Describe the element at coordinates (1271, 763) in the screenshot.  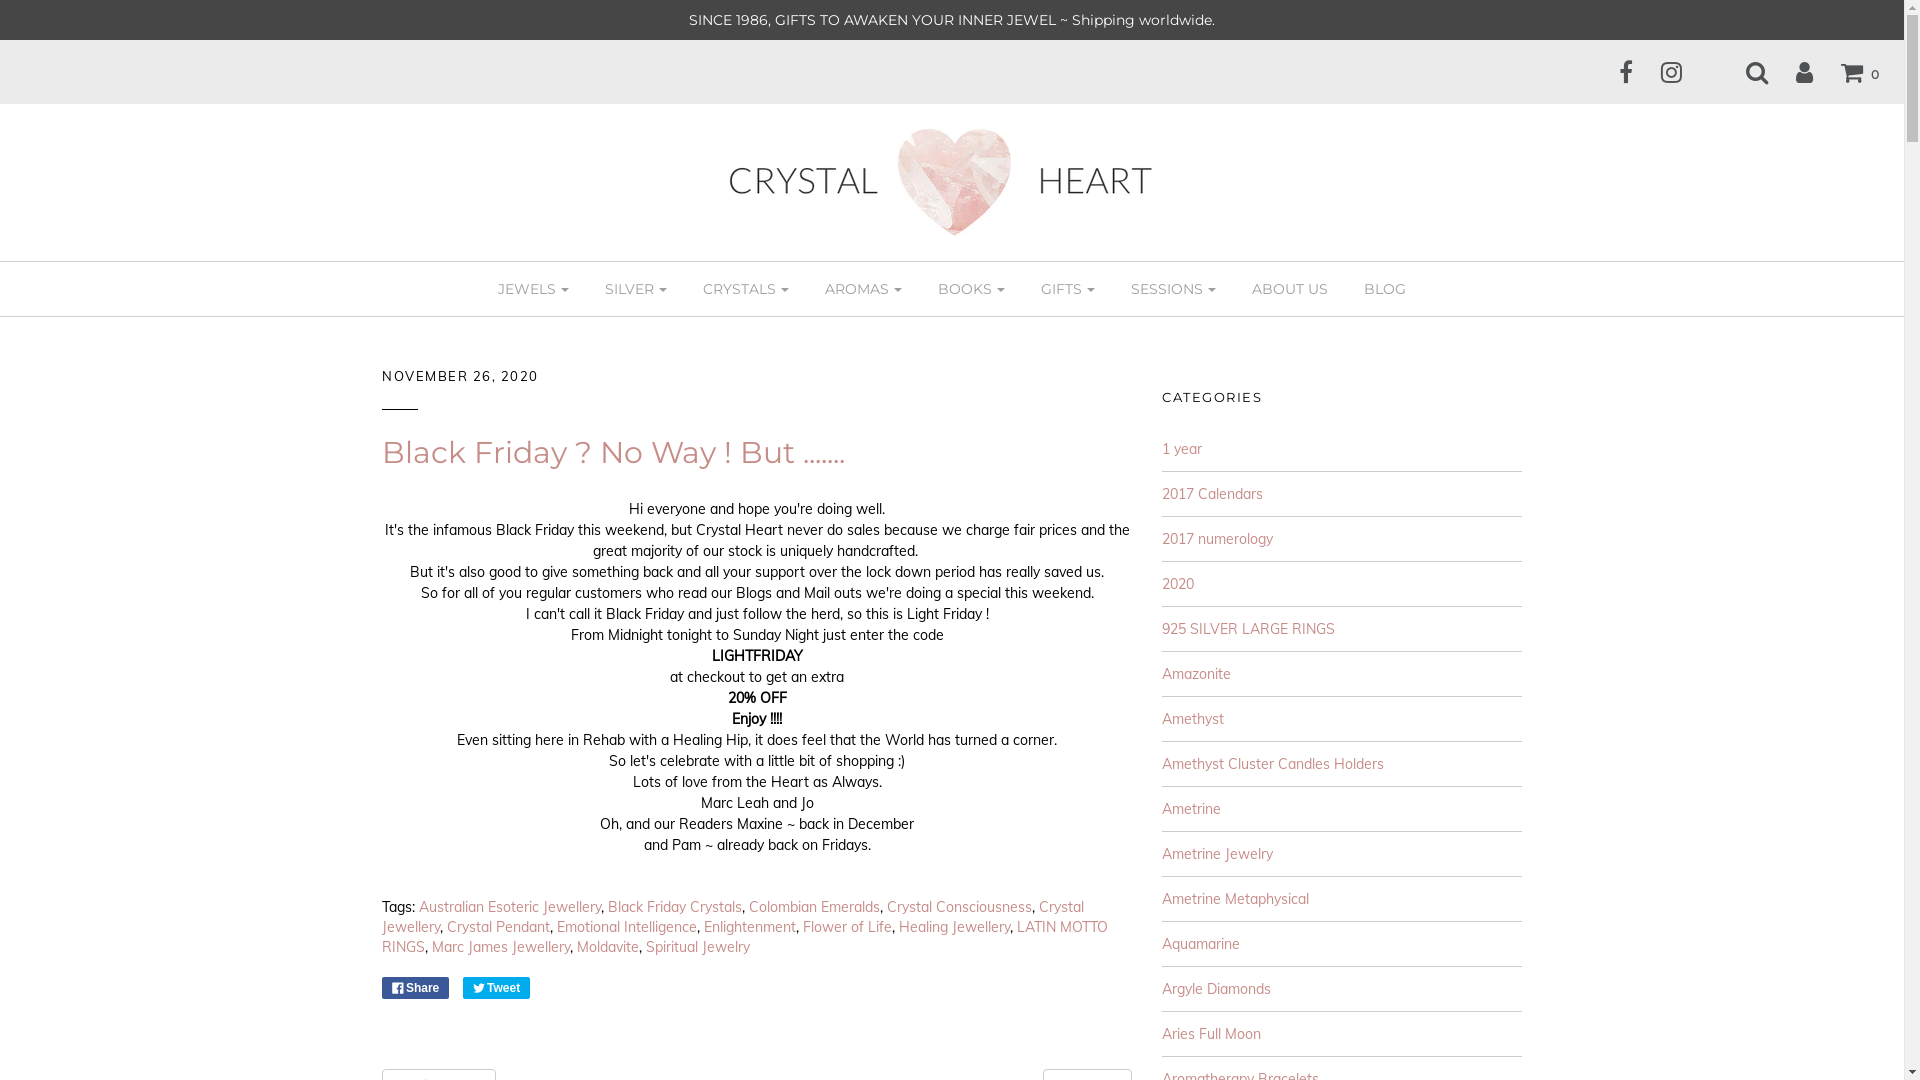
I see `'Amethyst Cluster Candles Holders'` at that location.